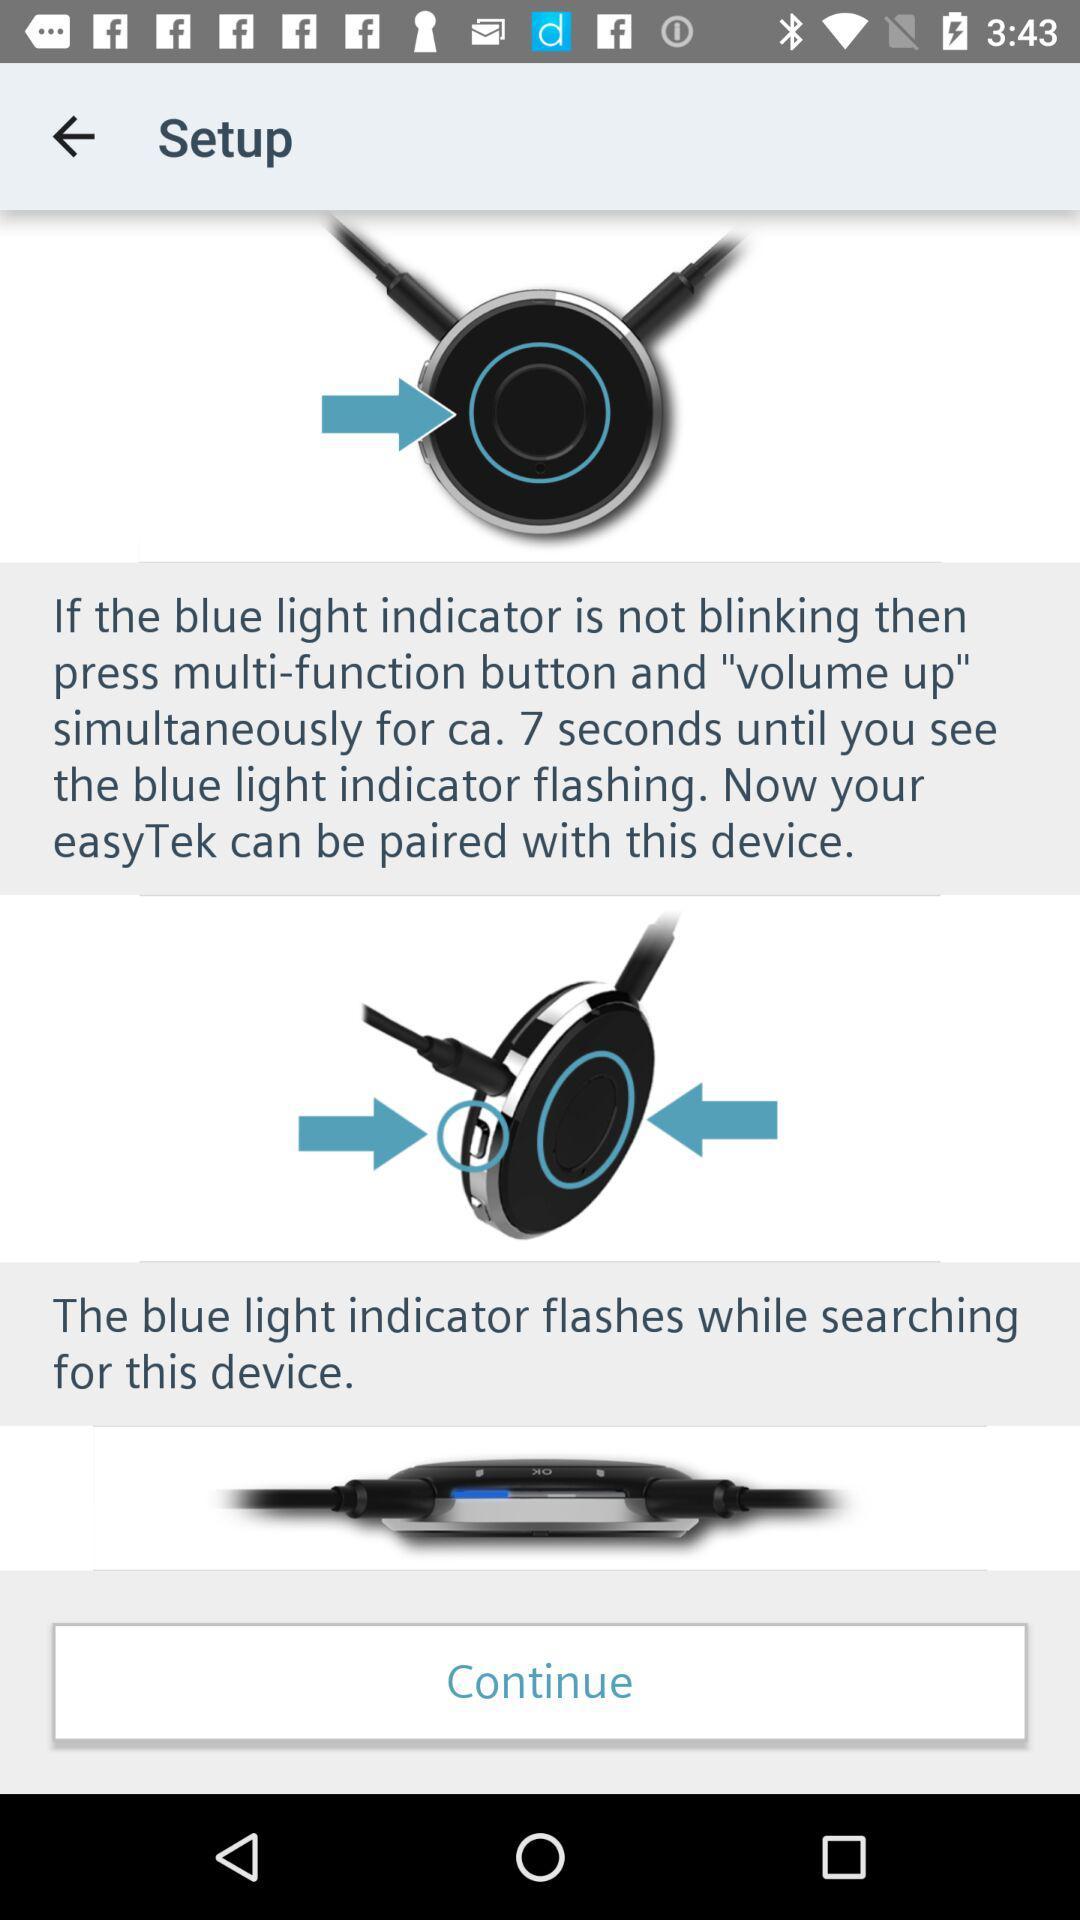 Image resolution: width=1080 pixels, height=1920 pixels. What do you see at coordinates (72, 135) in the screenshot?
I see `the icon next to setup app` at bounding box center [72, 135].